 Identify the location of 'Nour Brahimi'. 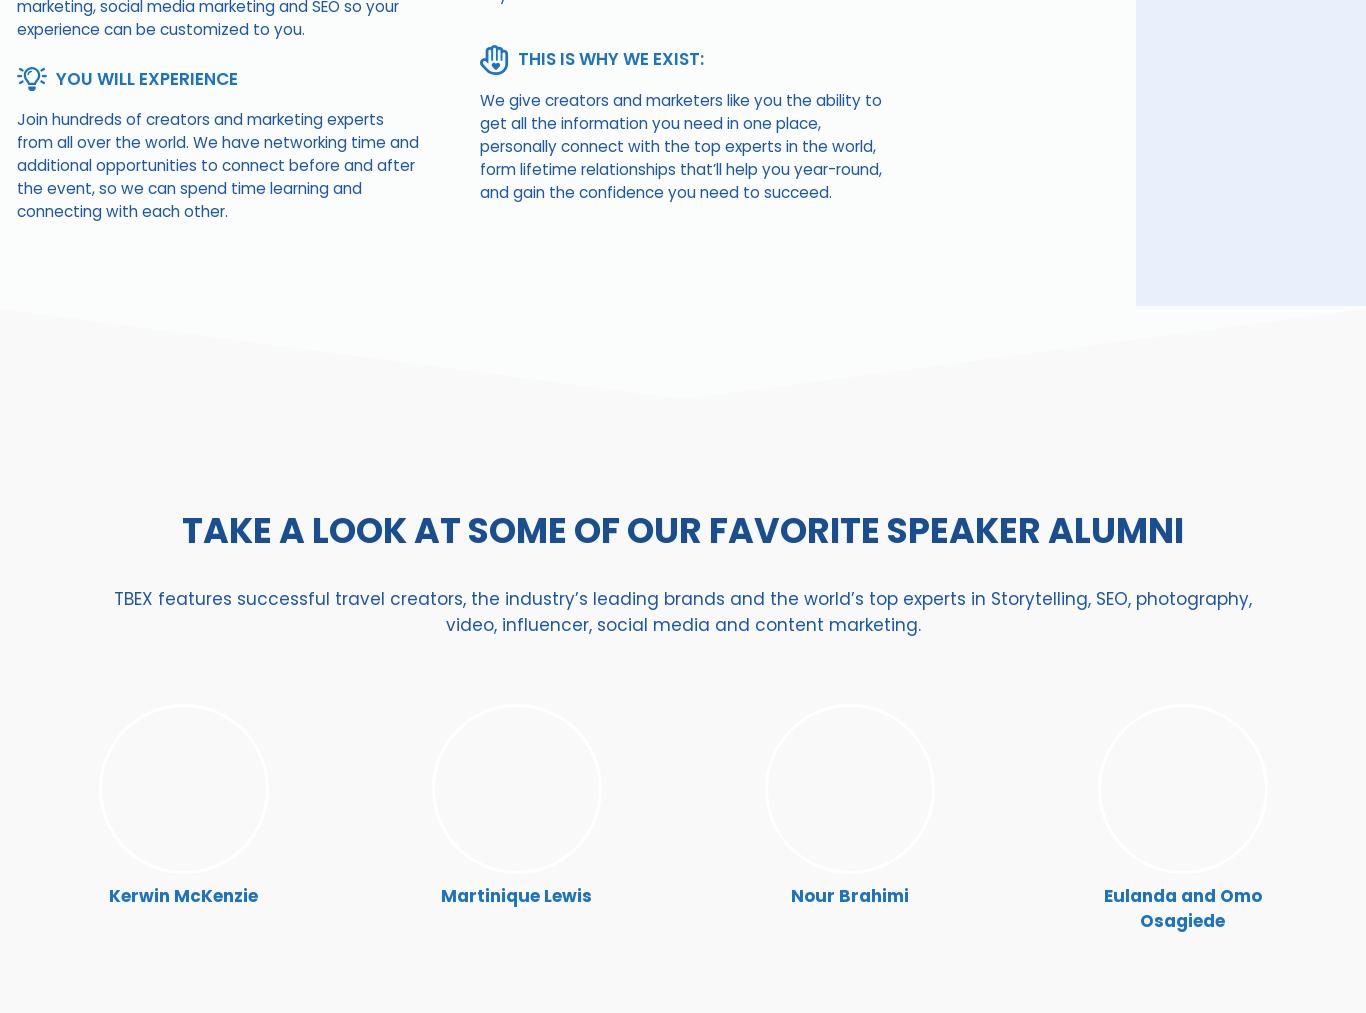
(847, 893).